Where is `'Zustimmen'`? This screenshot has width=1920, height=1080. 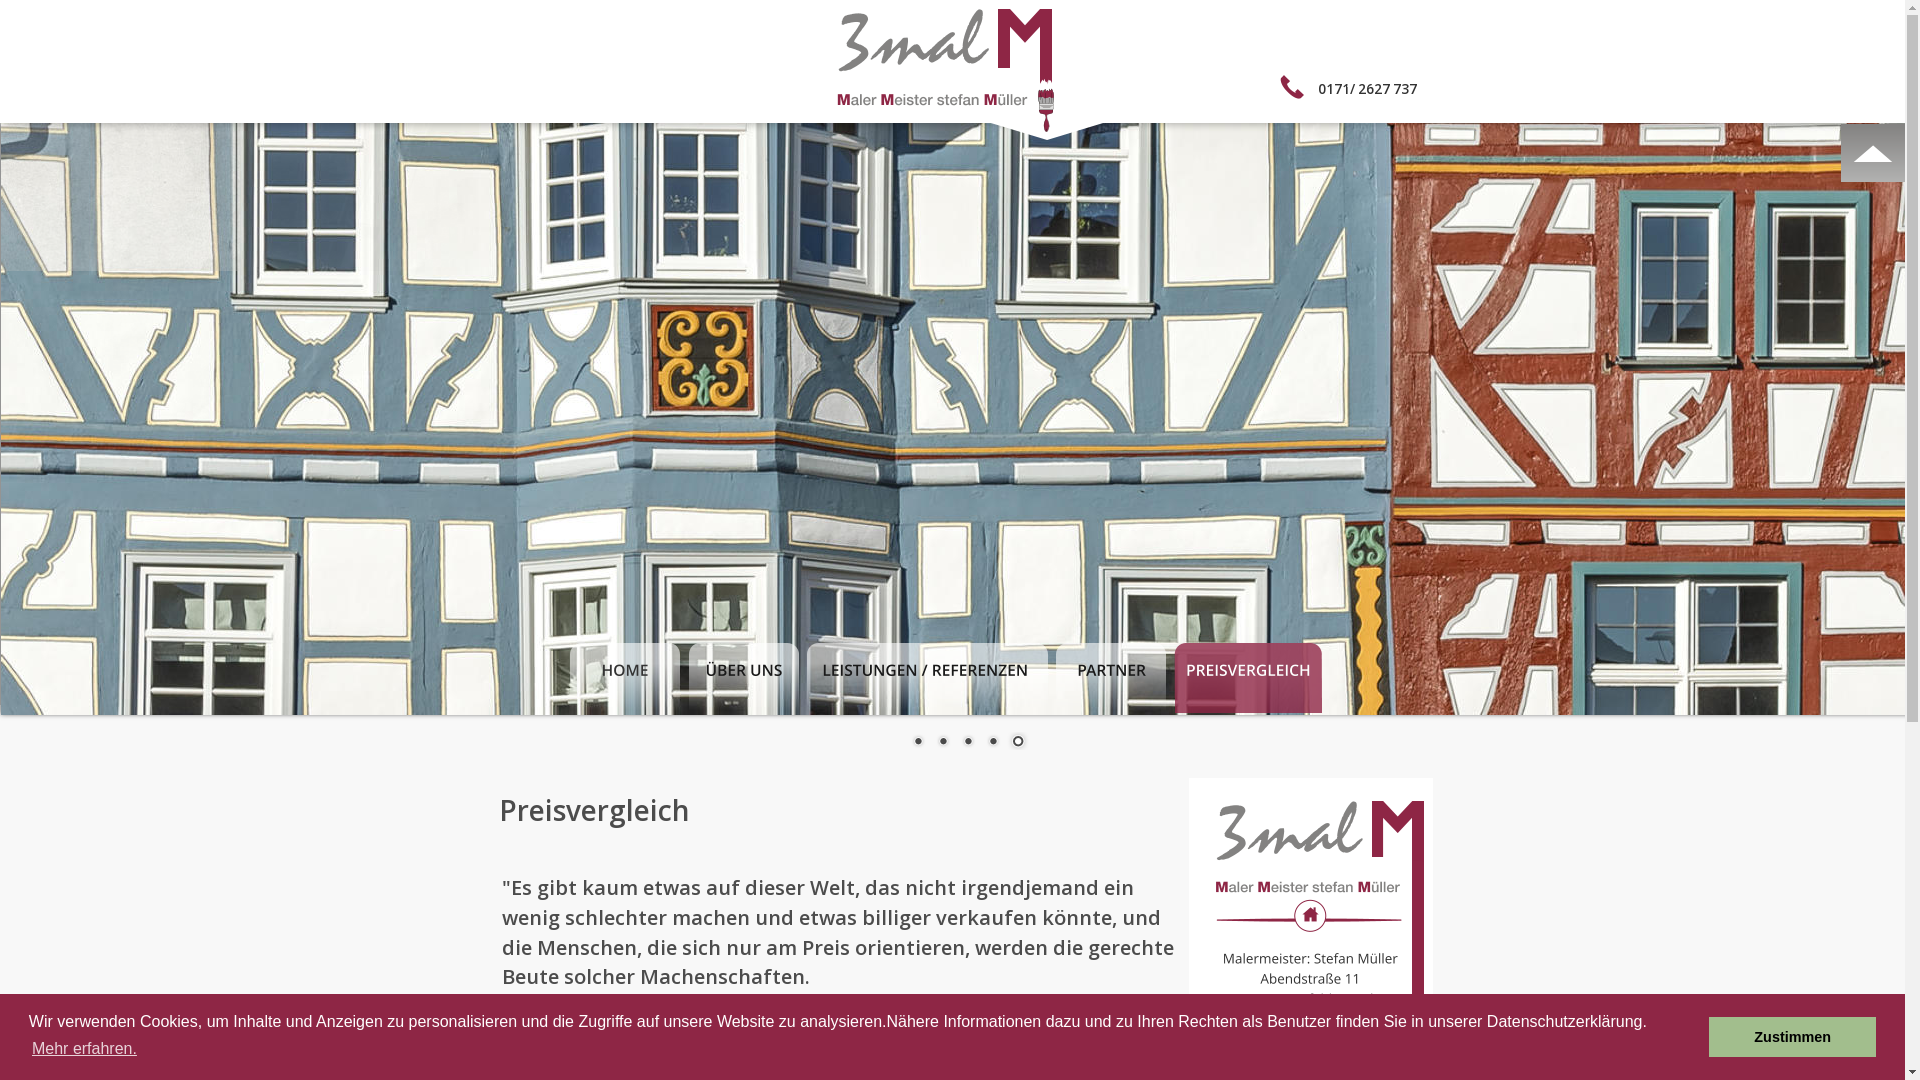
'Zustimmen' is located at coordinates (1792, 1036).